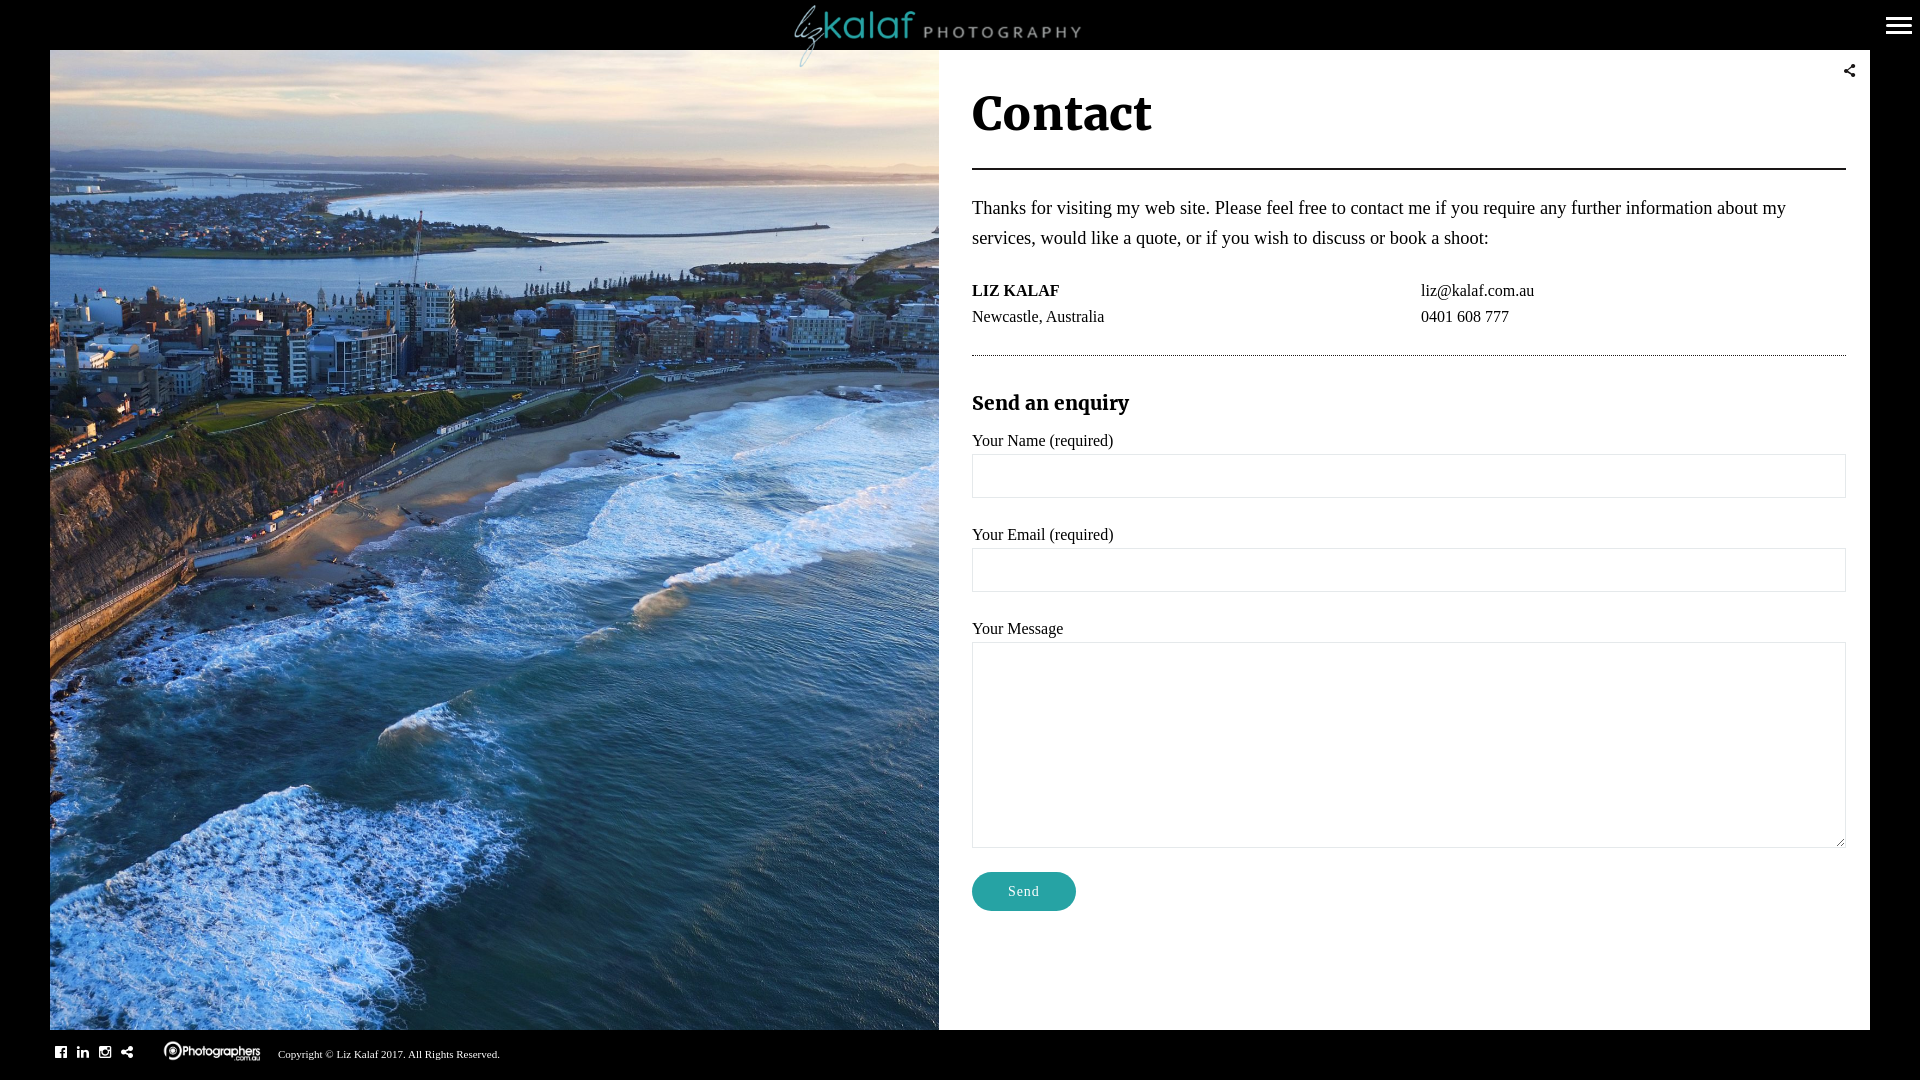 This screenshot has width=1920, height=1080. Describe the element at coordinates (81, 1051) in the screenshot. I see `'LinkedIn'` at that location.